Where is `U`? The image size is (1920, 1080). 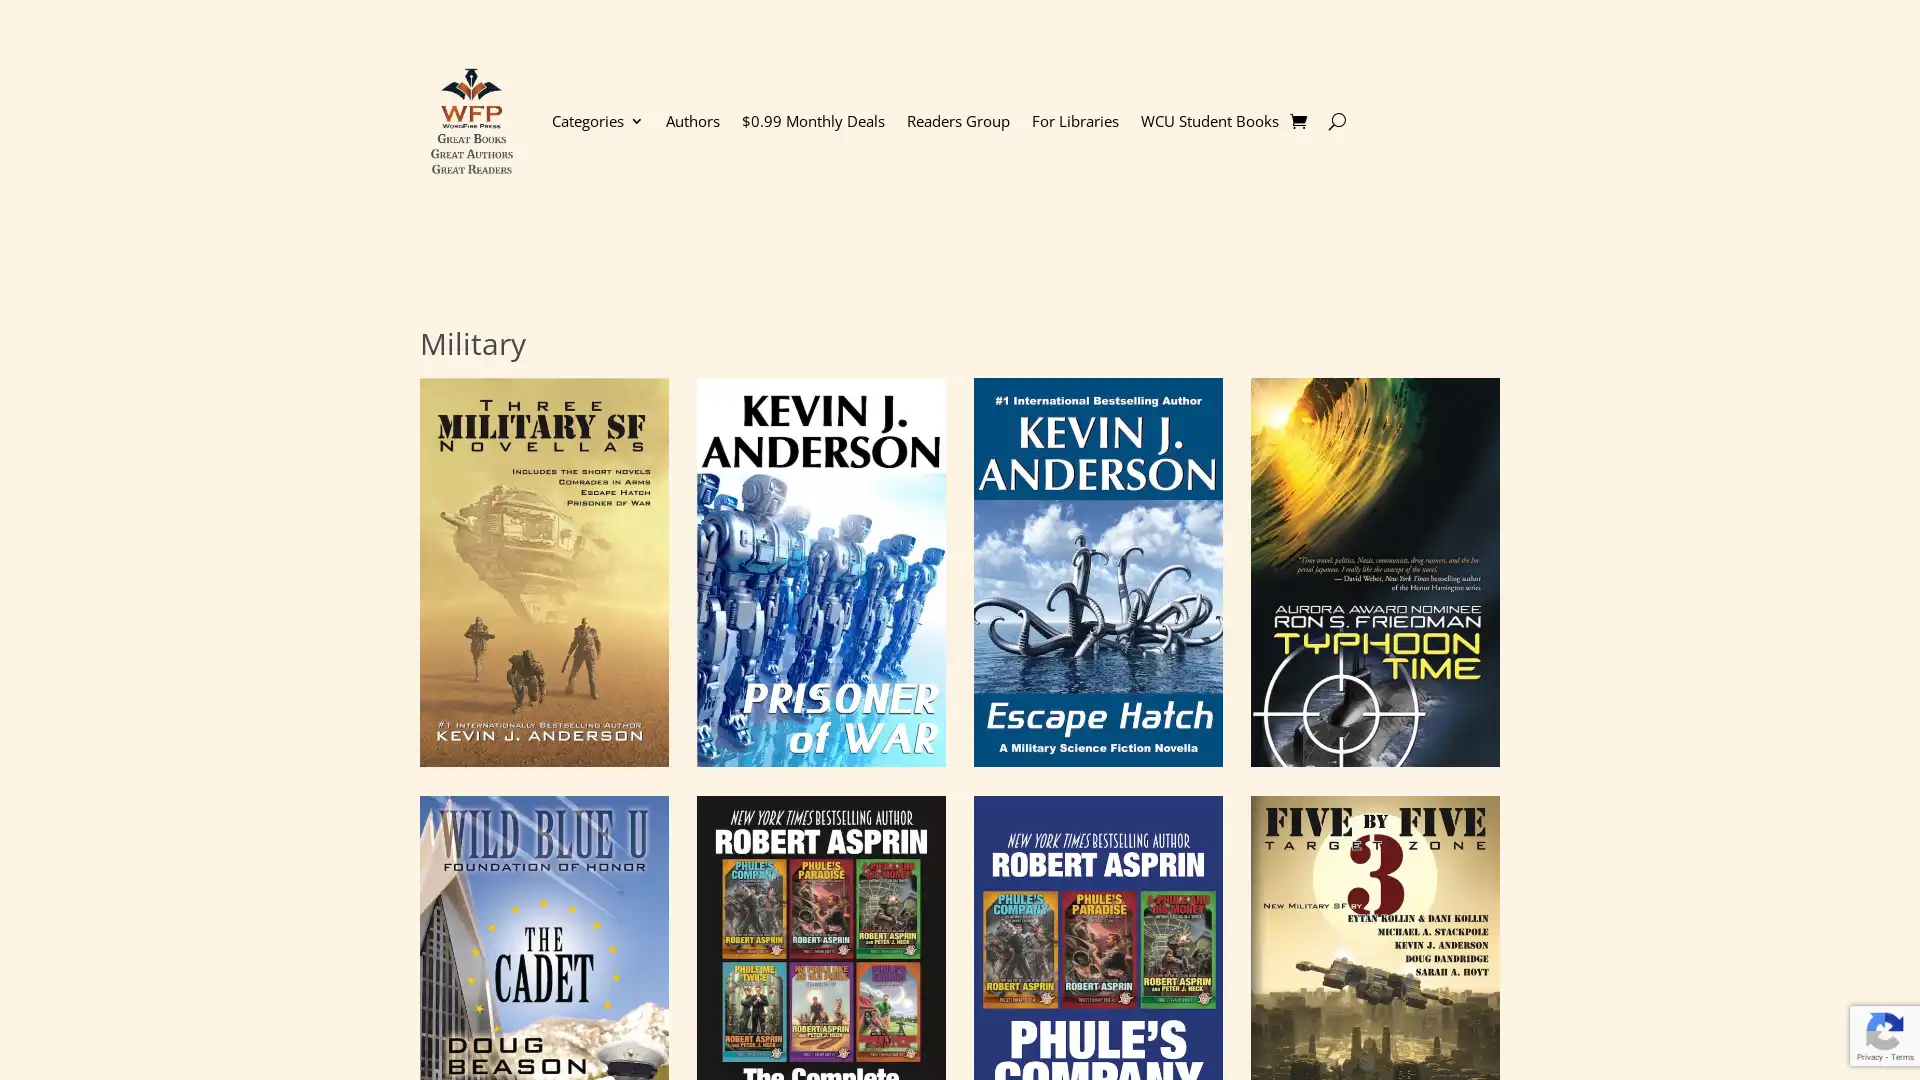 U is located at coordinates (1336, 120).